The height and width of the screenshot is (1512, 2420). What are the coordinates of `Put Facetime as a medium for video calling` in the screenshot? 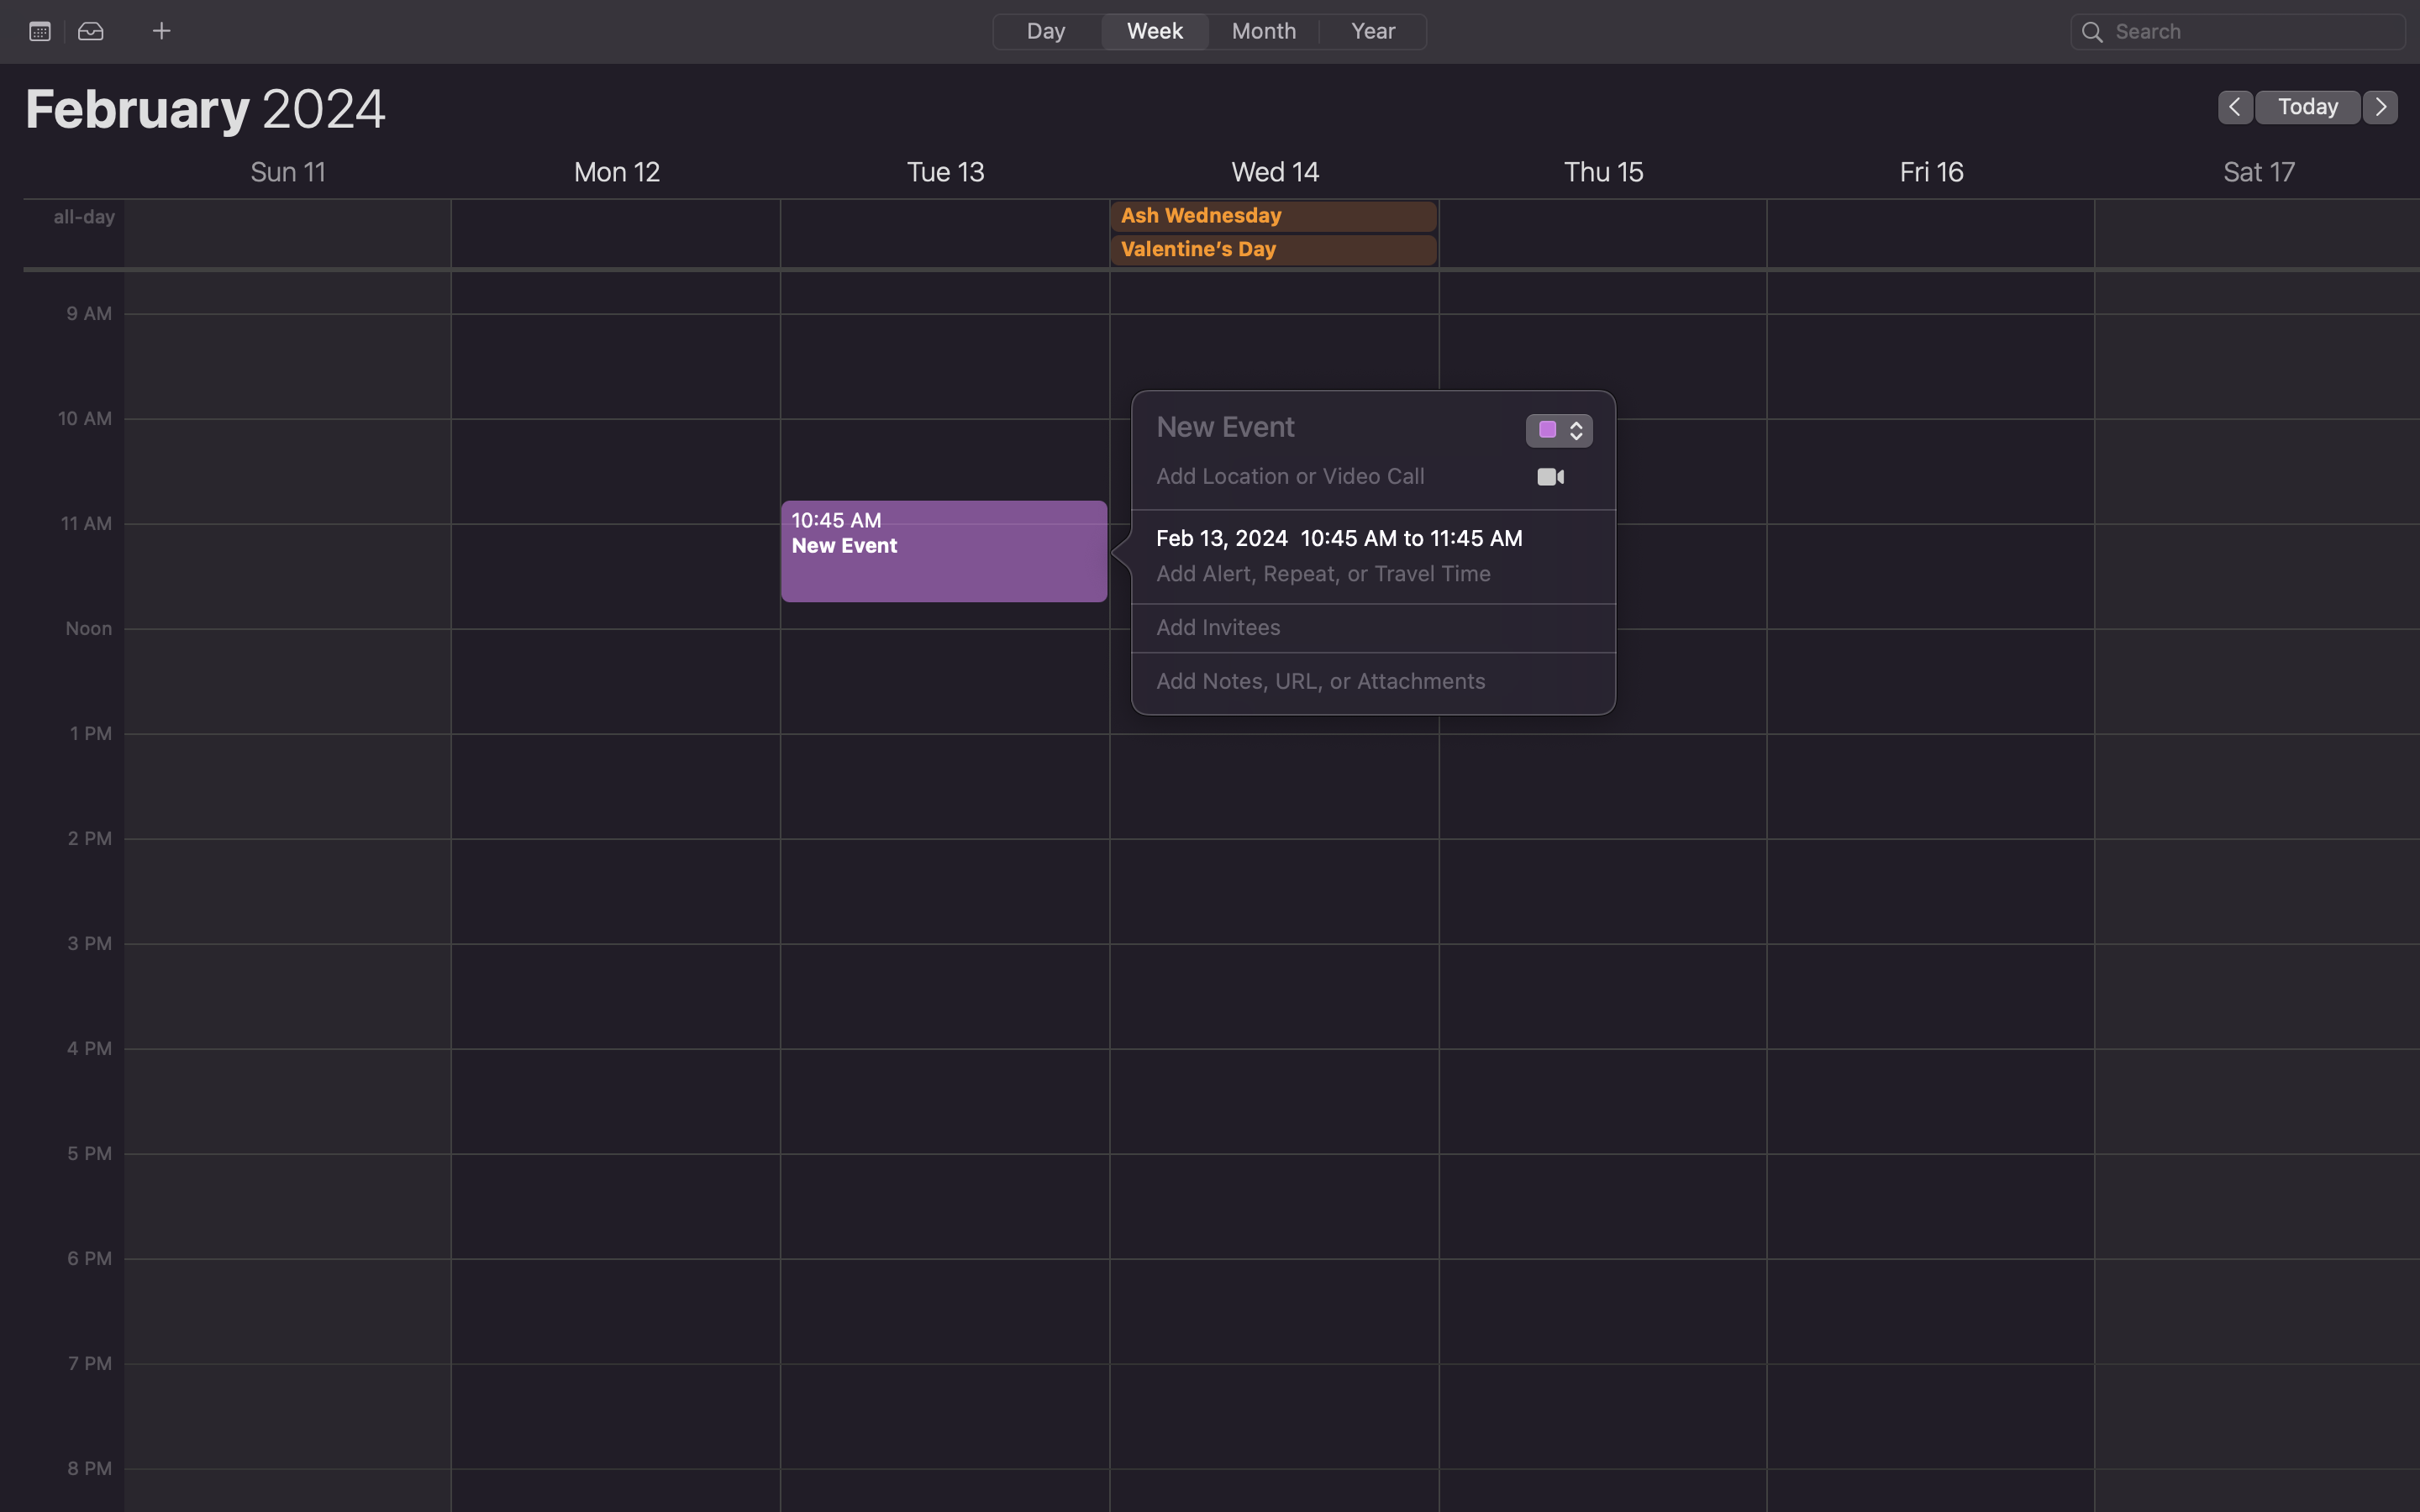 It's located at (1550, 477).